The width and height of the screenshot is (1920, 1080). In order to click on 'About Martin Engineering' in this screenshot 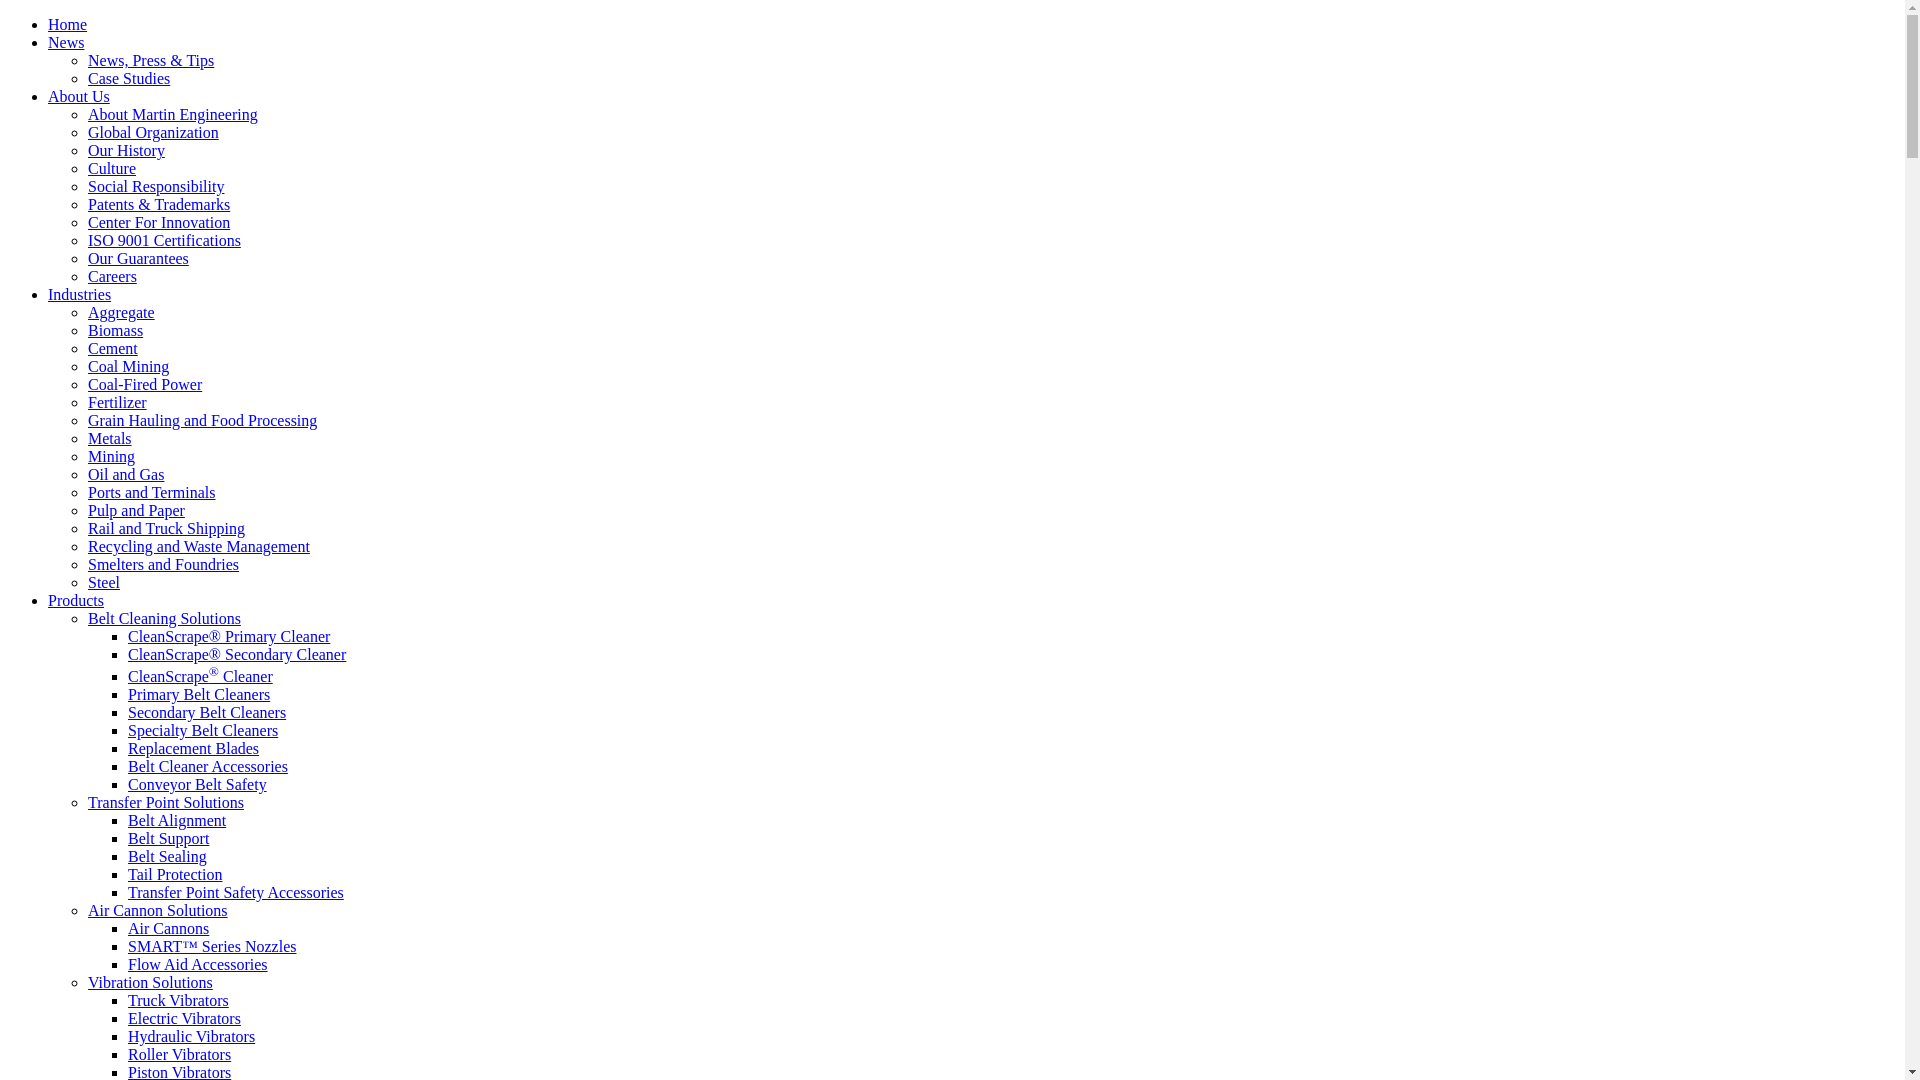, I will do `click(172, 114)`.